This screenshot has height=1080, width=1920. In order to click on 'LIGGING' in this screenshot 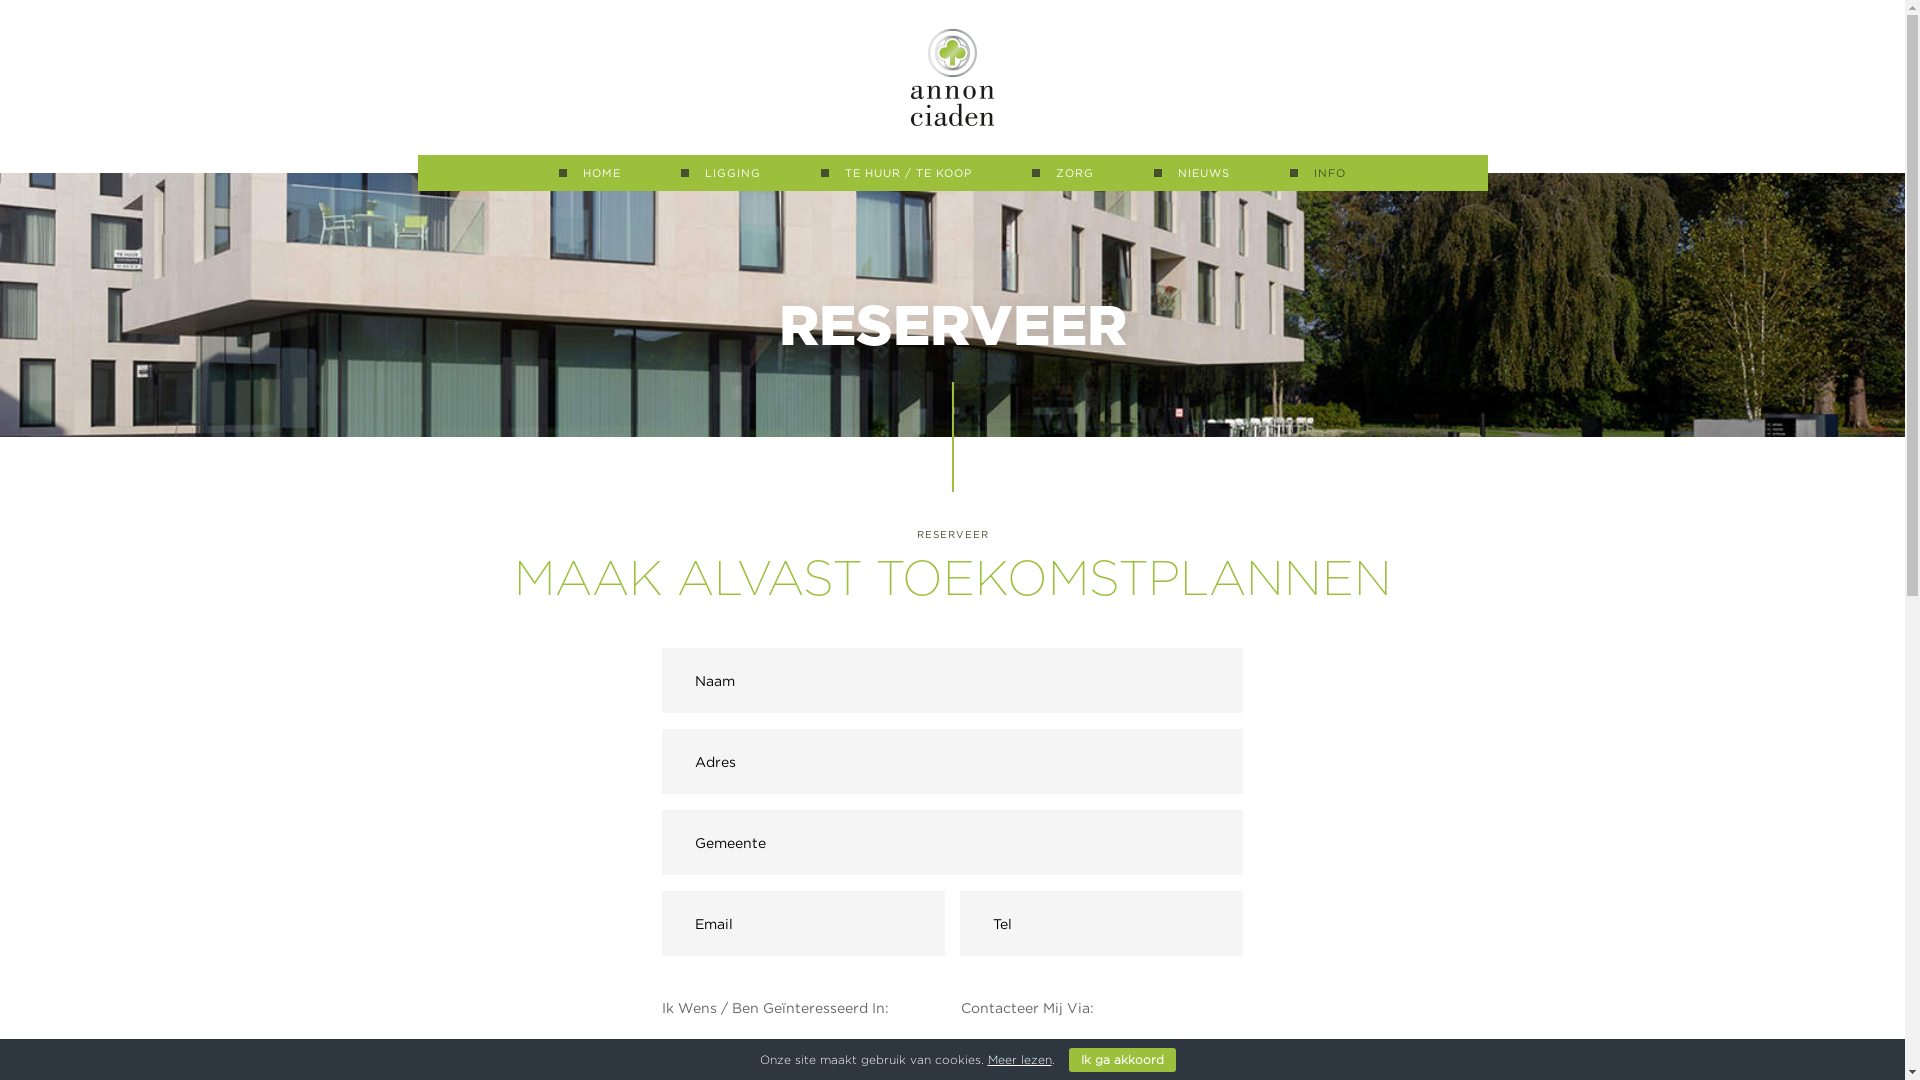, I will do `click(681, 172)`.